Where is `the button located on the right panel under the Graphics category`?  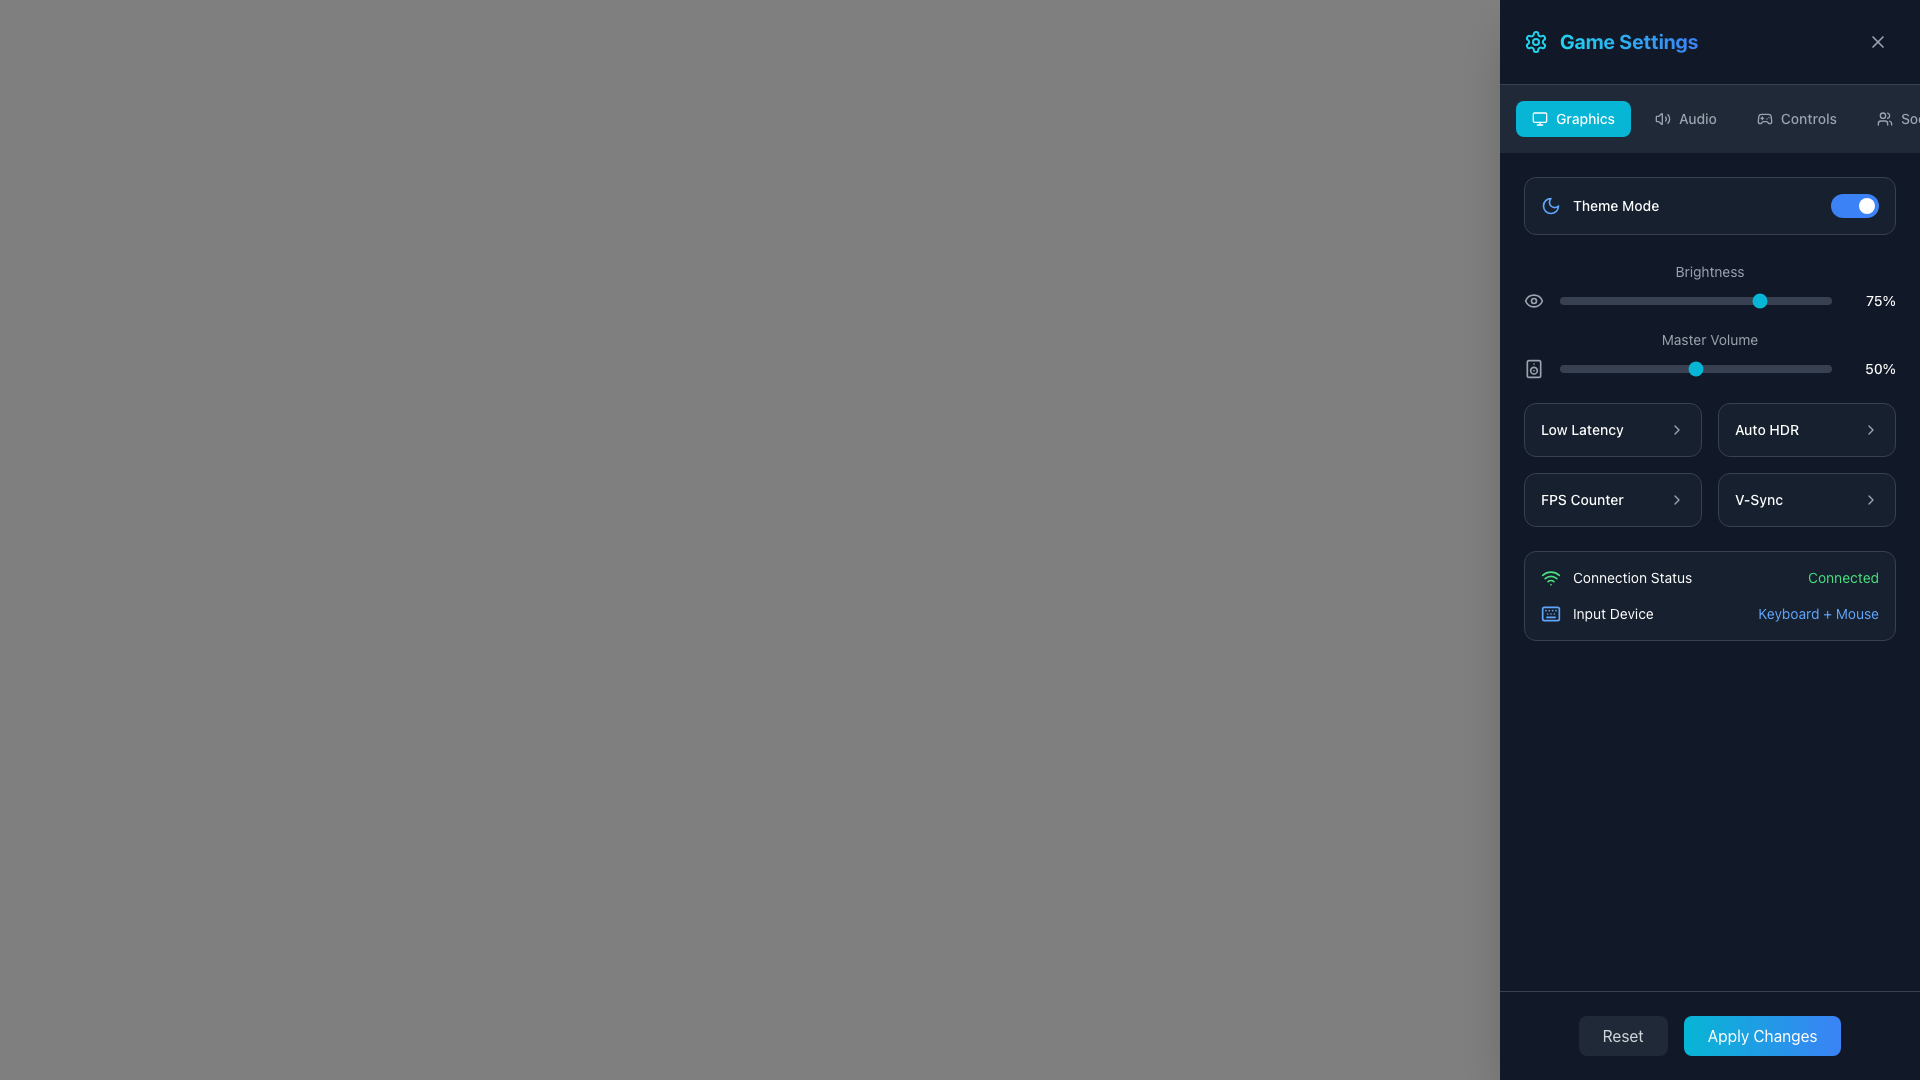 the button located on the right panel under the Graphics category is located at coordinates (1612, 499).